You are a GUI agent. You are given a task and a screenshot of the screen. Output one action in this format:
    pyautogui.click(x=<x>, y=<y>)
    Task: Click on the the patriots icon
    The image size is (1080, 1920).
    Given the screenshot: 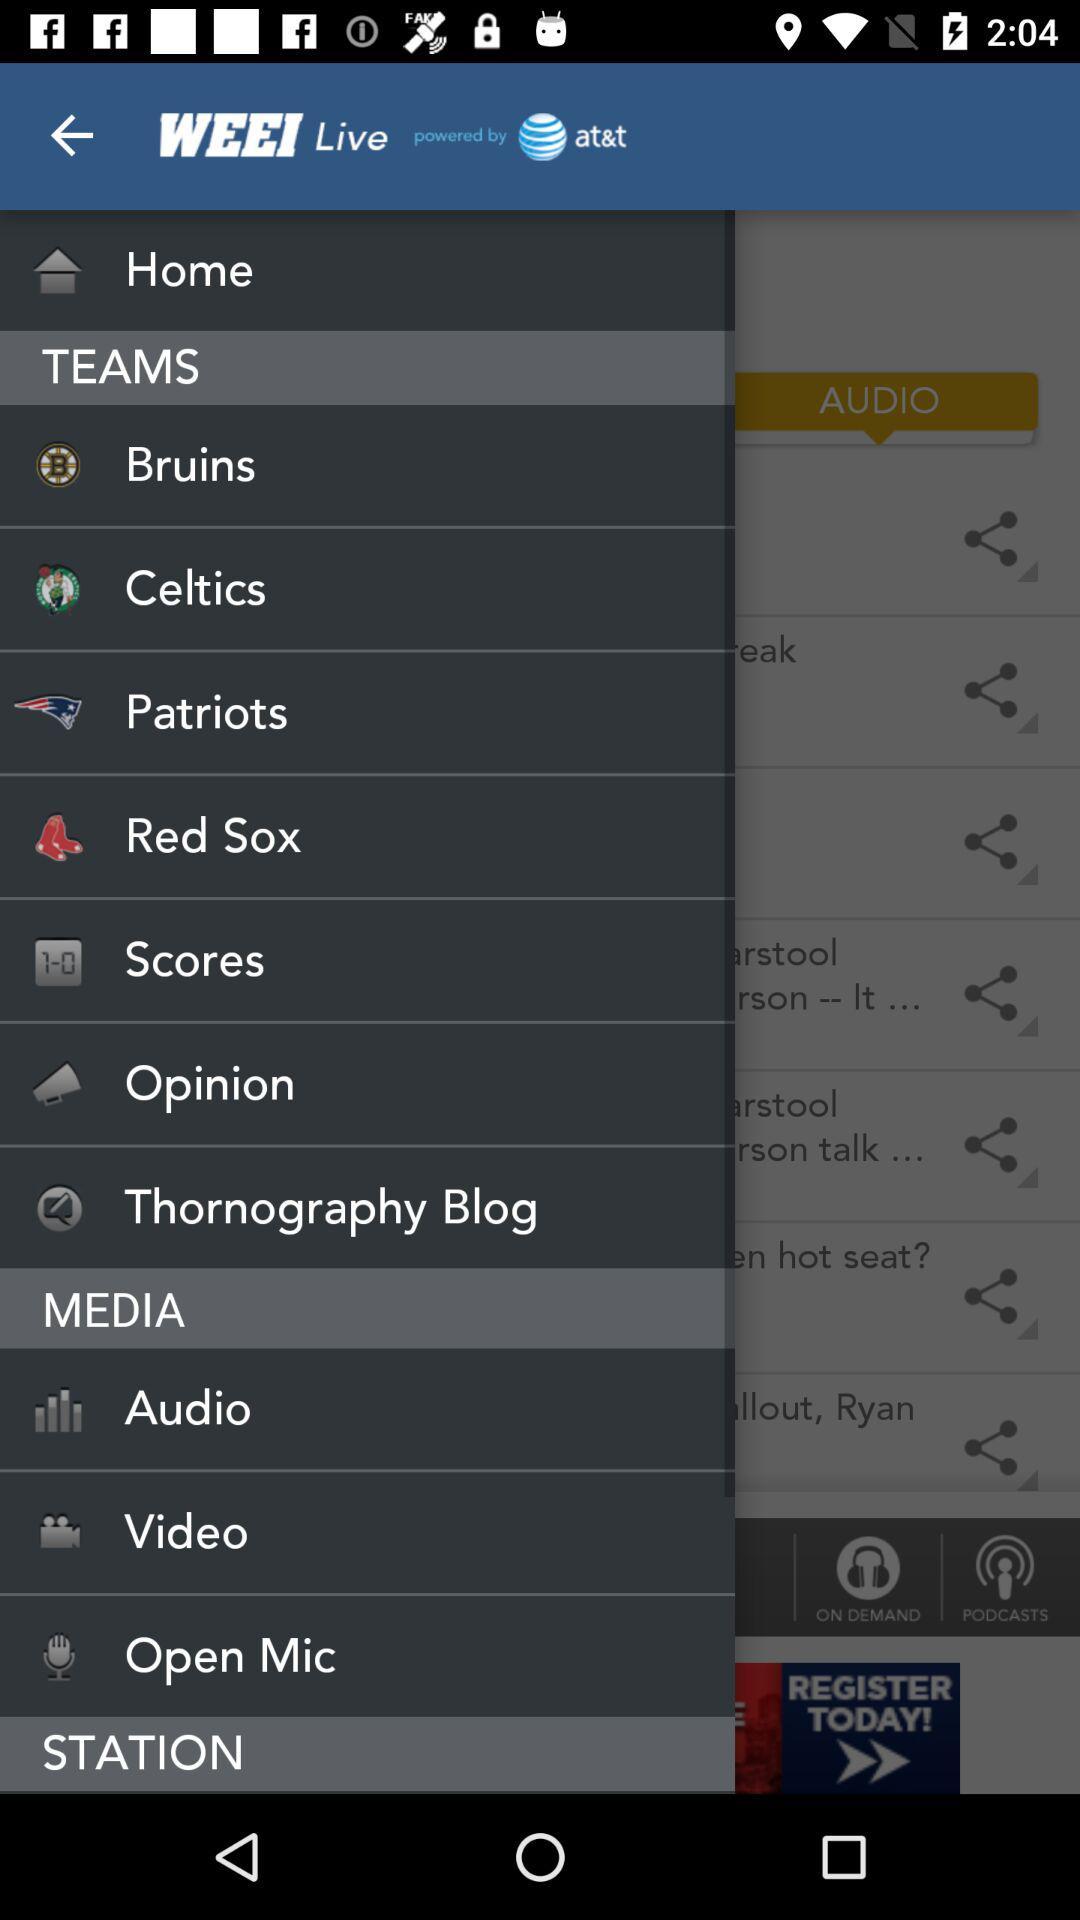 What is the action you would take?
    pyautogui.click(x=367, y=712)
    